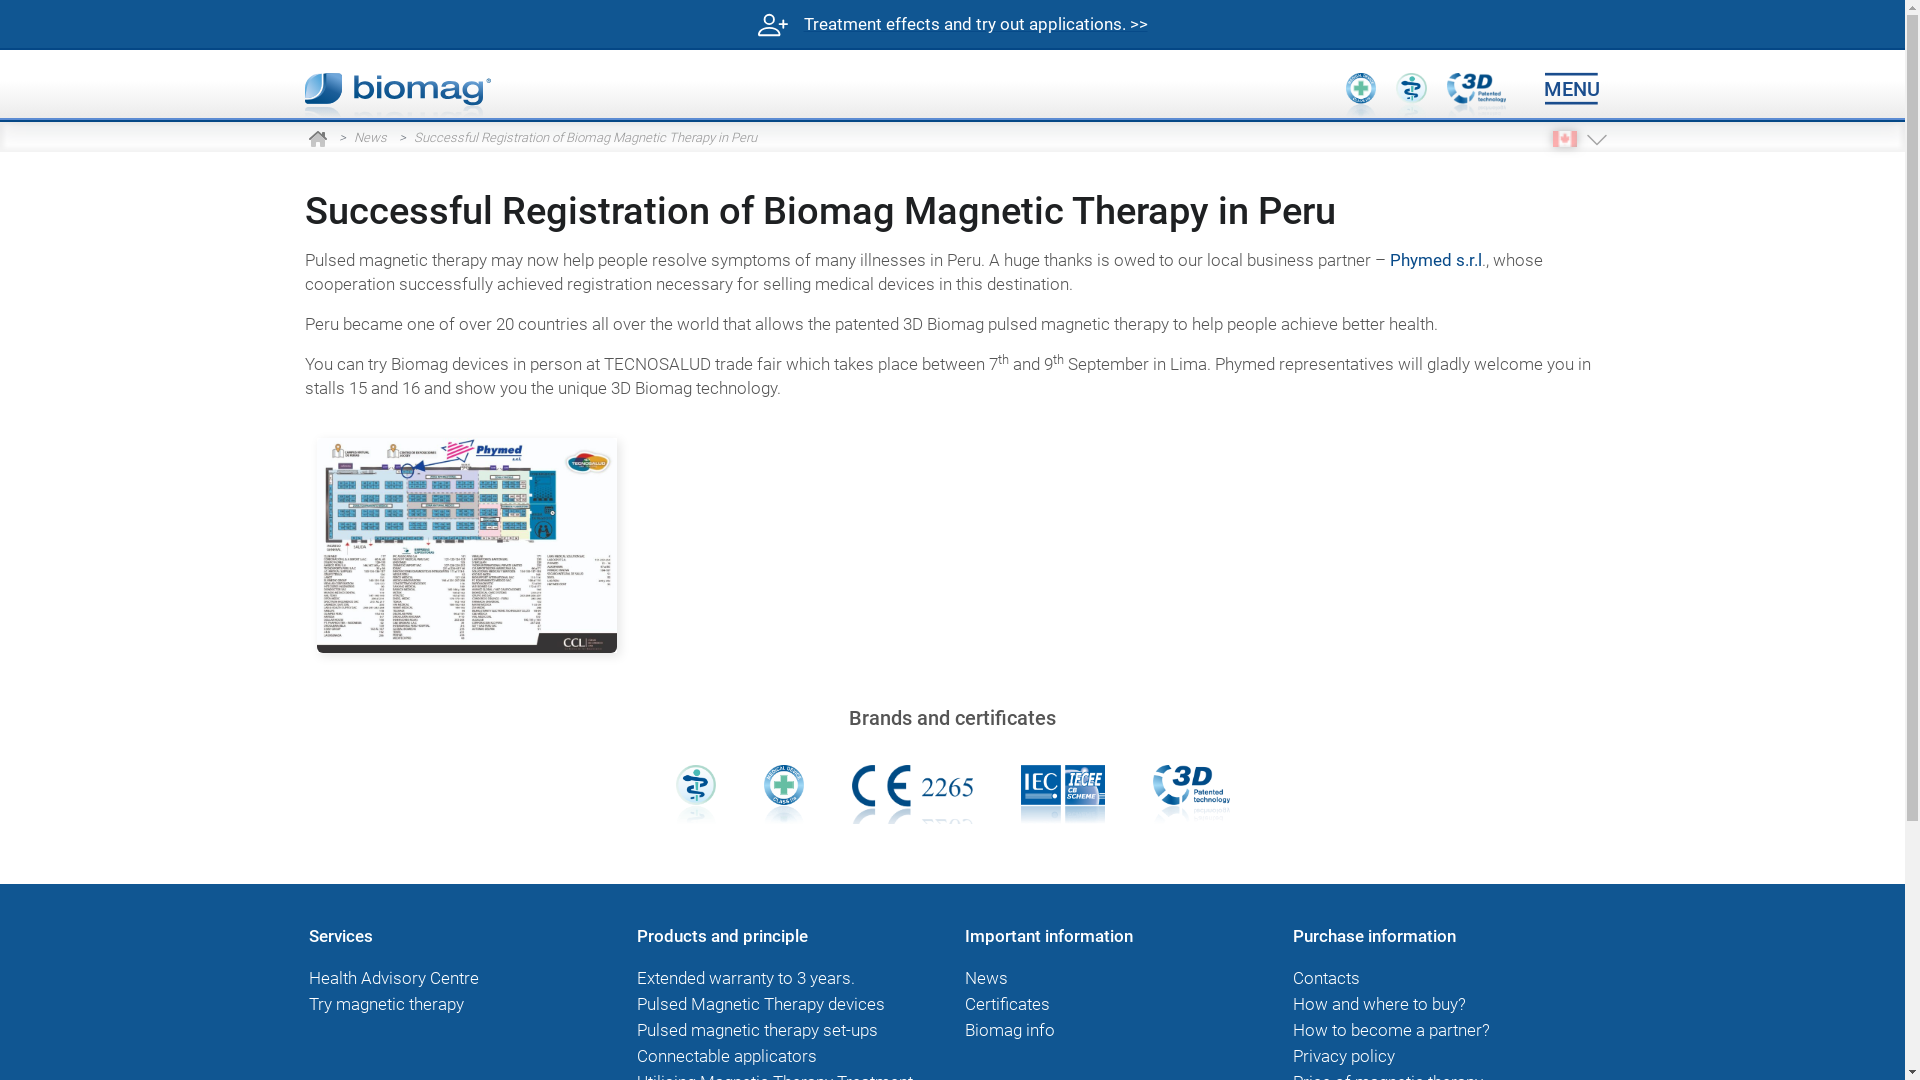  Describe the element at coordinates (964, 936) in the screenshot. I see `'Important information'` at that location.